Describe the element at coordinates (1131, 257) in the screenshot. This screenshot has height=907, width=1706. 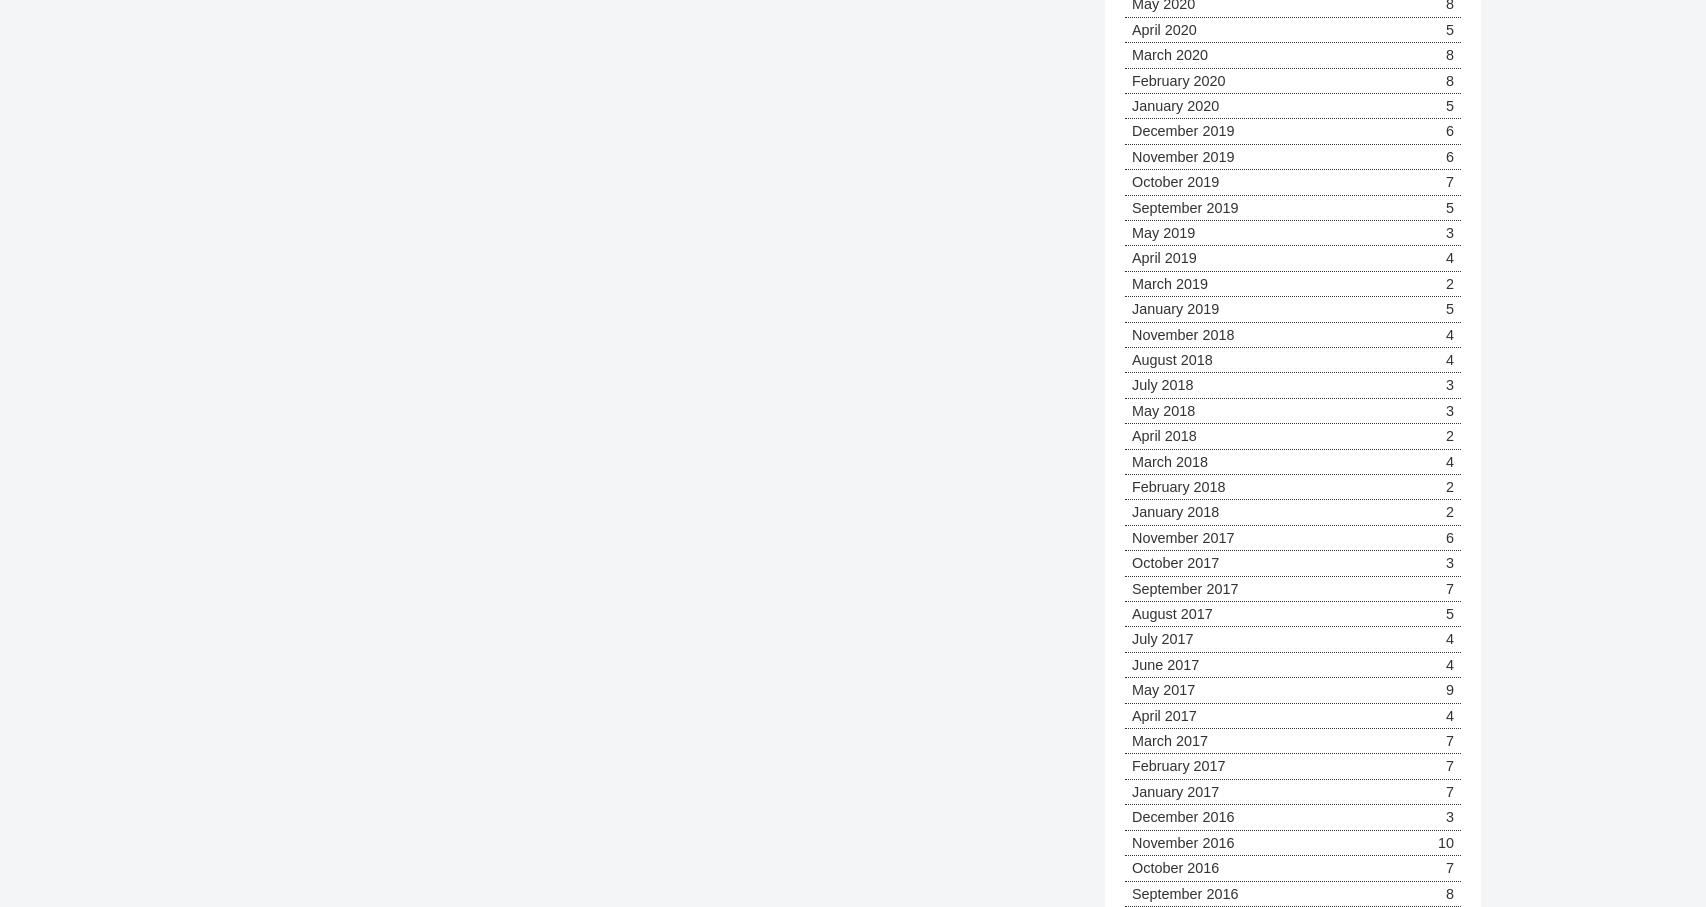
I see `'April 2019'` at that location.